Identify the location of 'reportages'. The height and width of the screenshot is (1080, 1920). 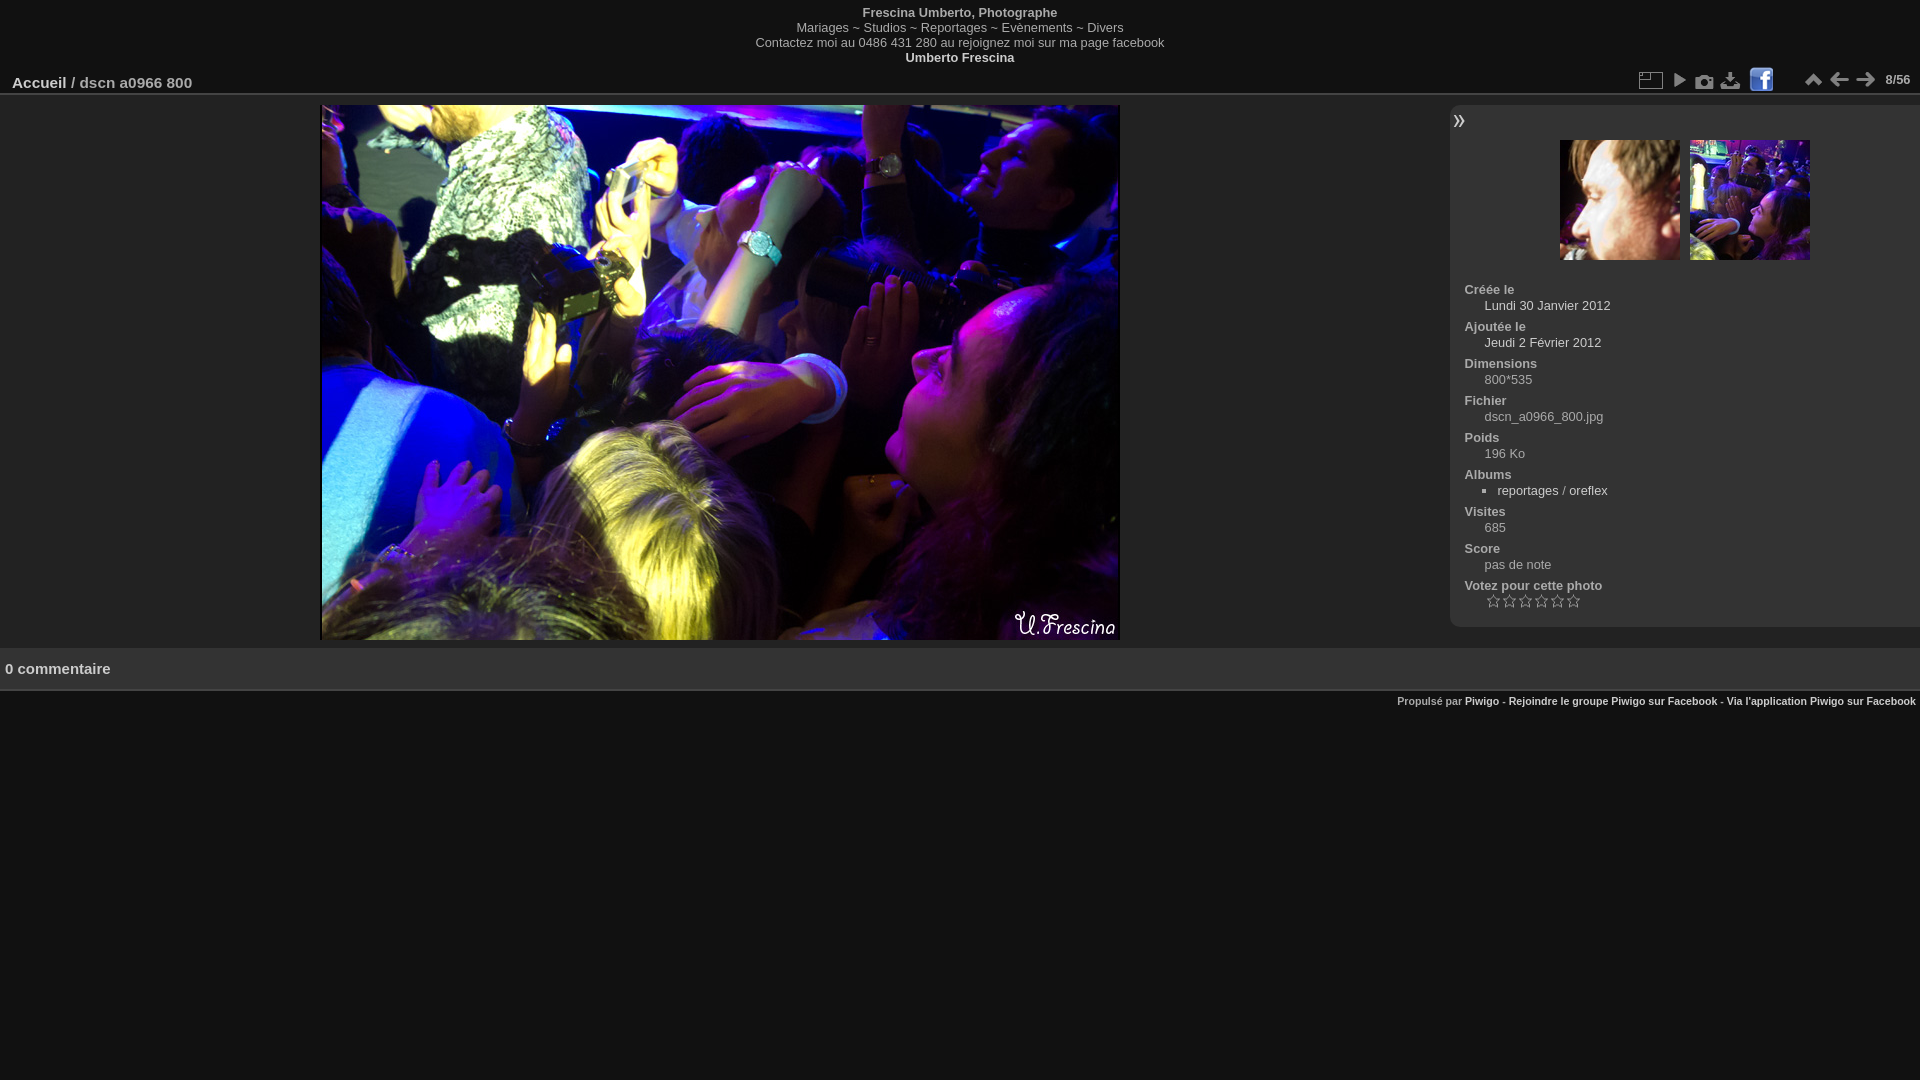
(1497, 490).